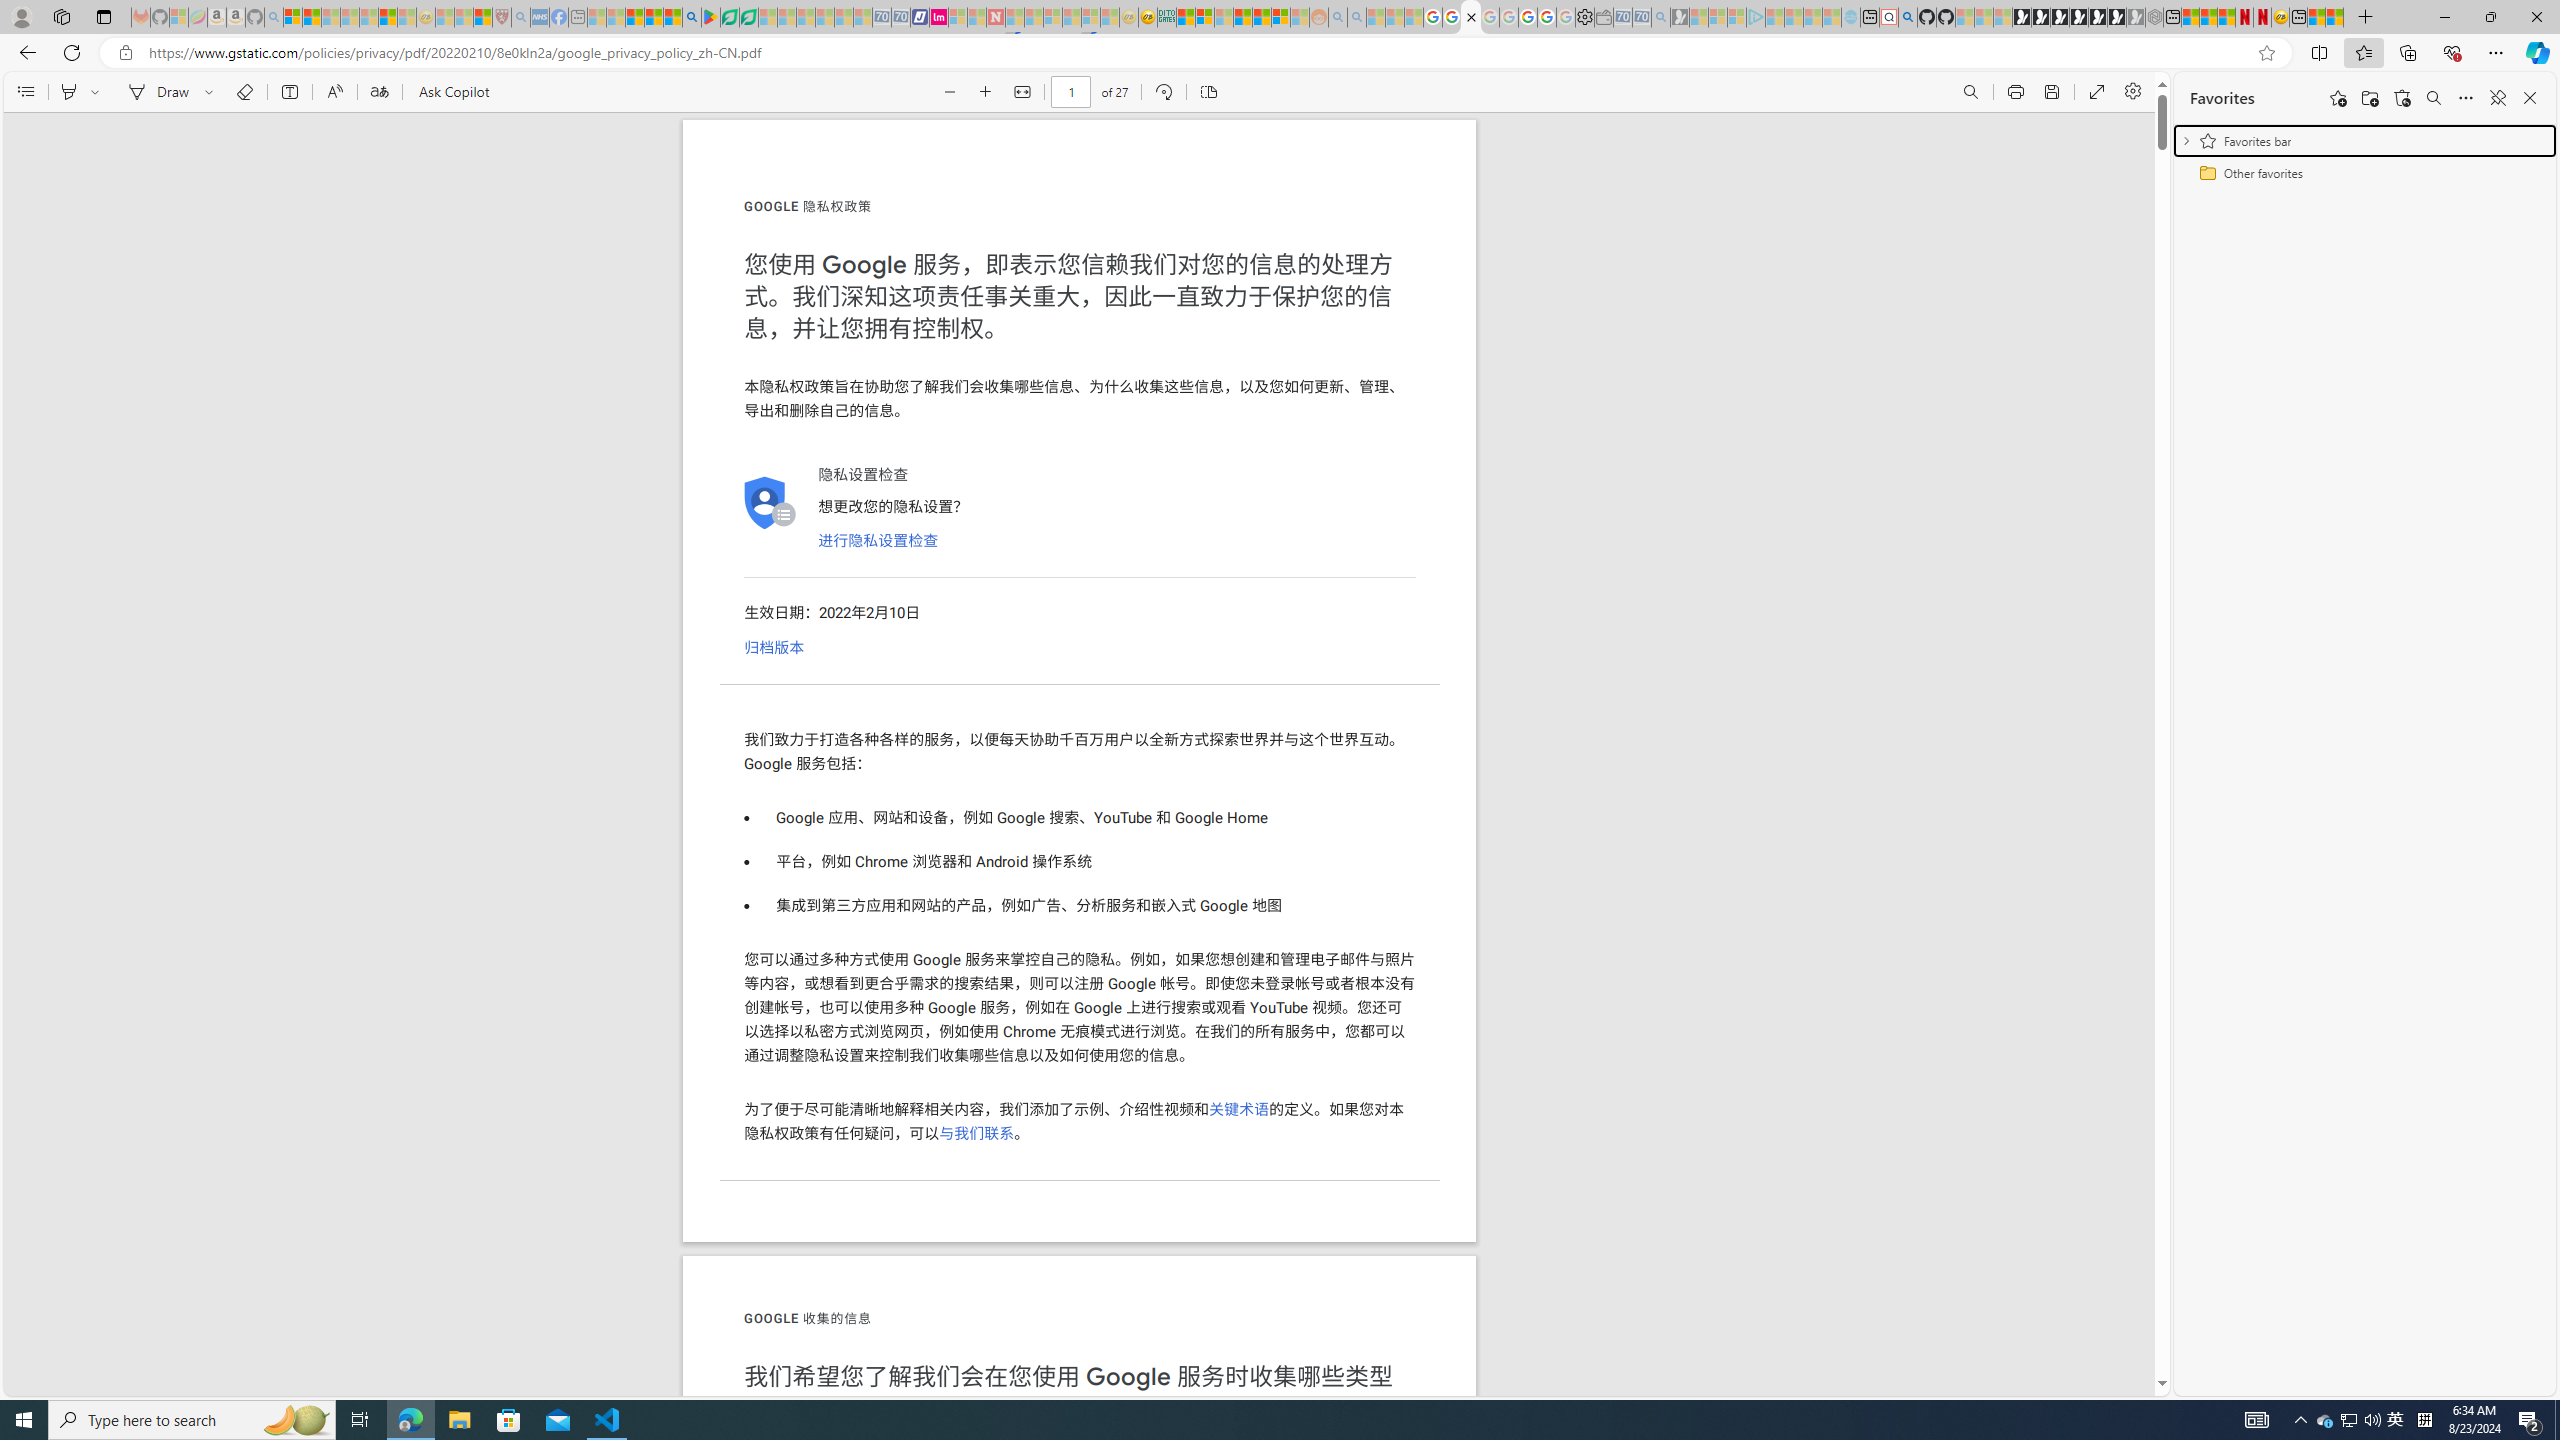  What do you see at coordinates (2050, 91) in the screenshot?
I see `'Save (Ctrl+S)'` at bounding box center [2050, 91].